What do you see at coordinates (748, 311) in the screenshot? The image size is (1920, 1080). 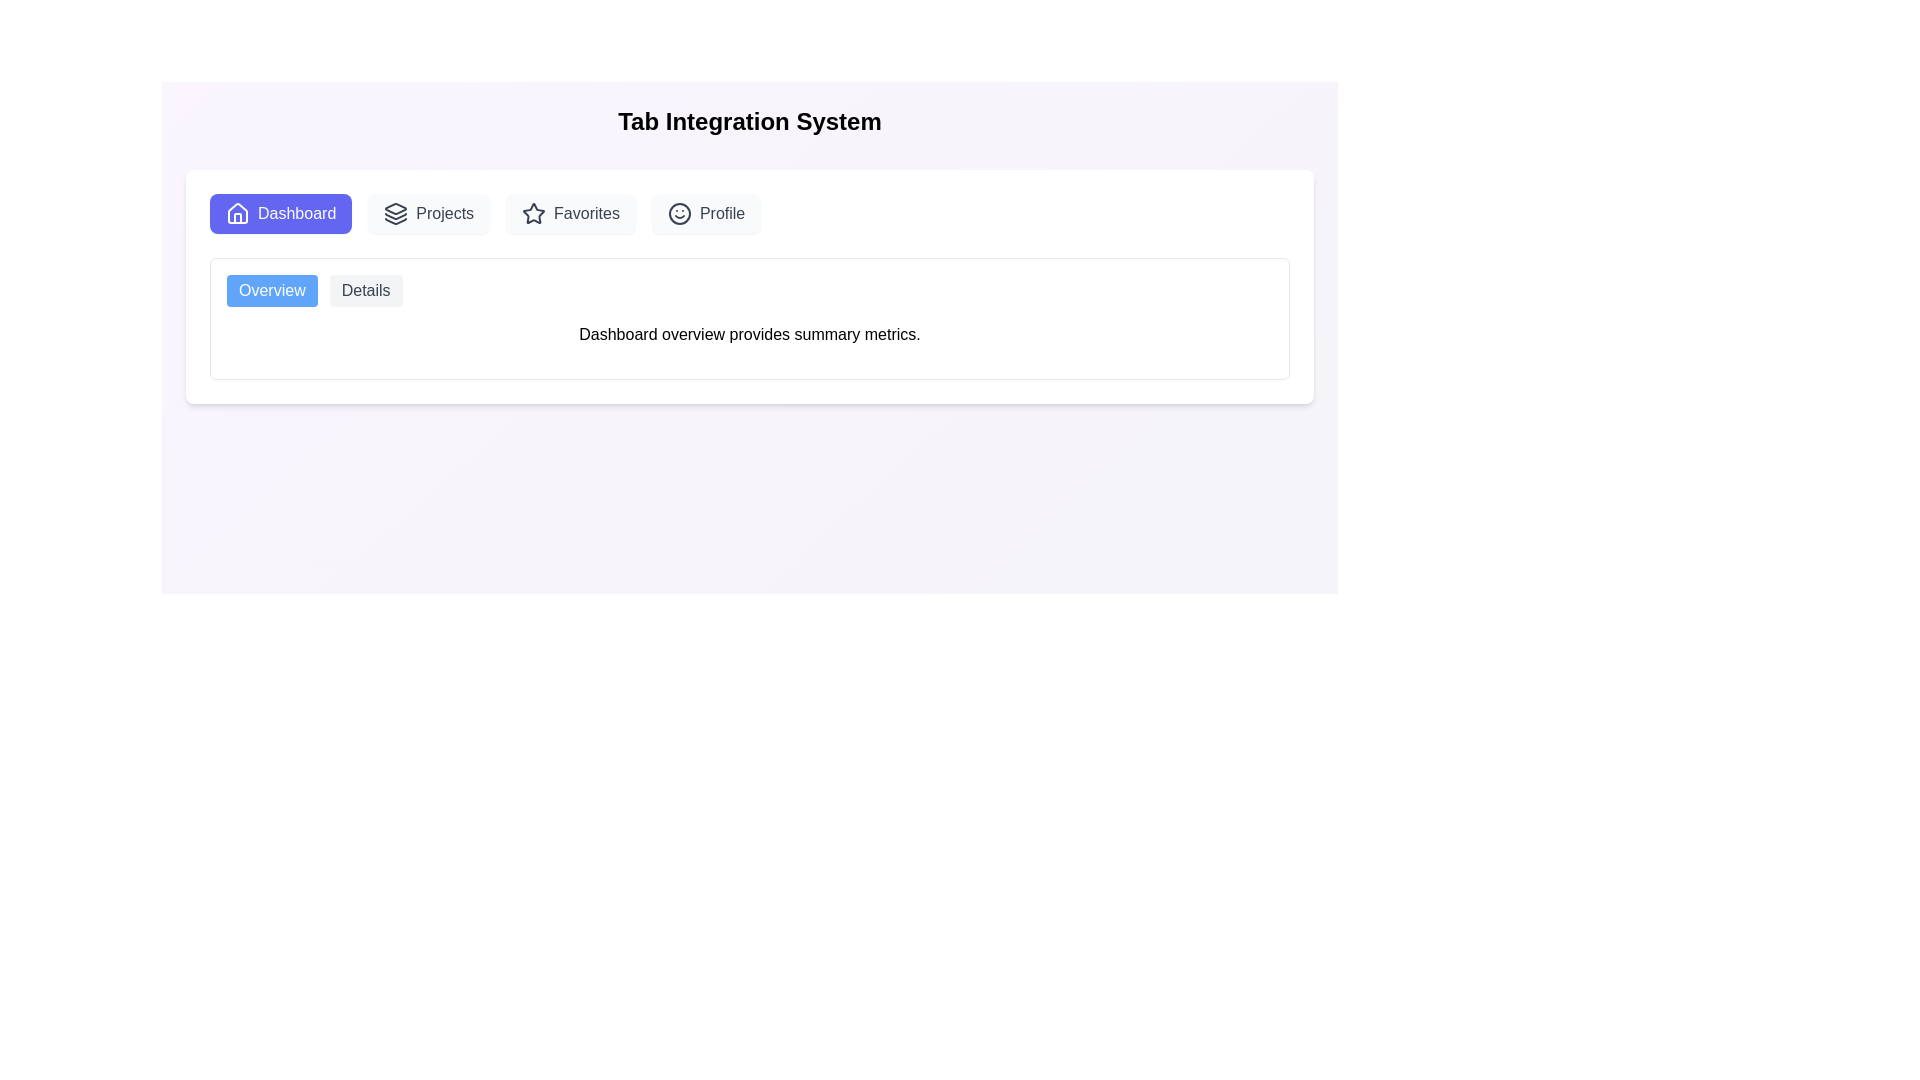 I see `the textual information element located beneath the 'Overview' and 'Details' buttons, which provides a summary of the dashboard's metrics` at bounding box center [748, 311].